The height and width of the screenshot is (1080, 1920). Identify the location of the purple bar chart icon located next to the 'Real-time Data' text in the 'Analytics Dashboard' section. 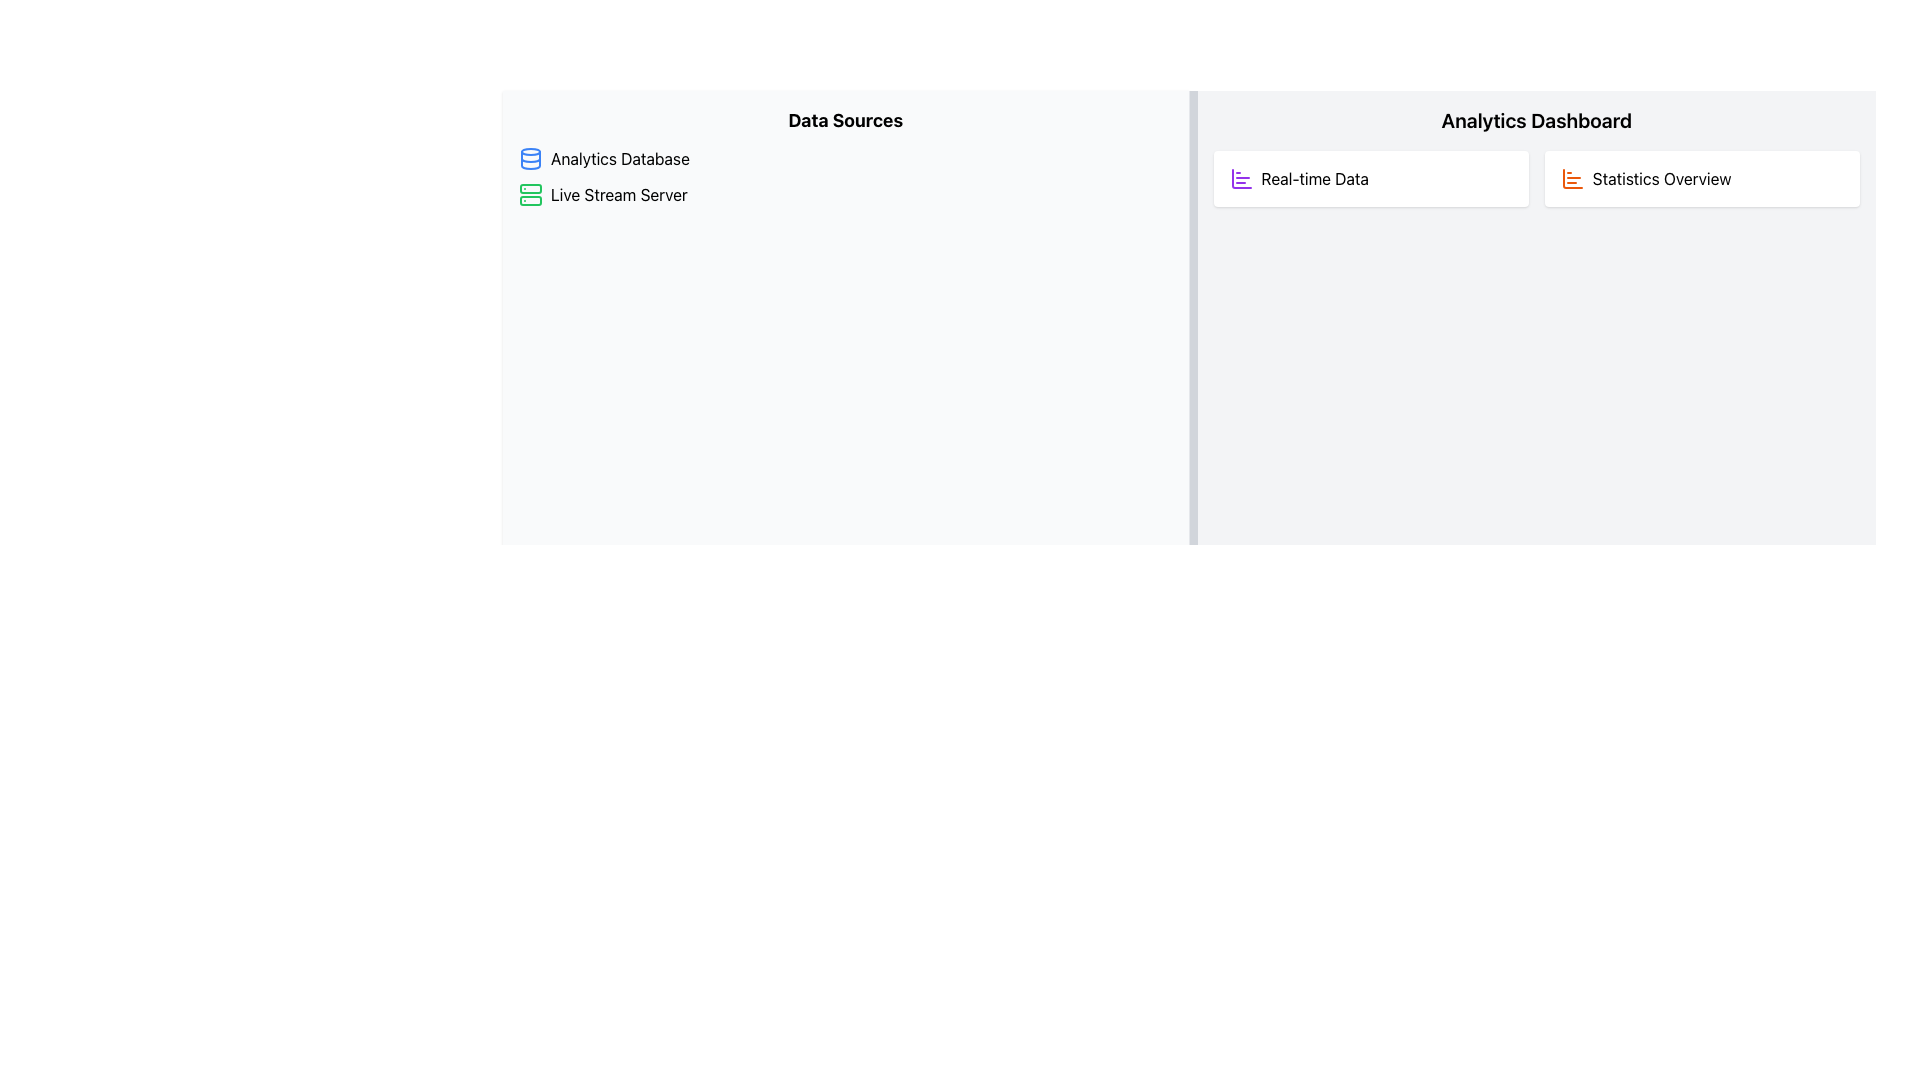
(1240, 177).